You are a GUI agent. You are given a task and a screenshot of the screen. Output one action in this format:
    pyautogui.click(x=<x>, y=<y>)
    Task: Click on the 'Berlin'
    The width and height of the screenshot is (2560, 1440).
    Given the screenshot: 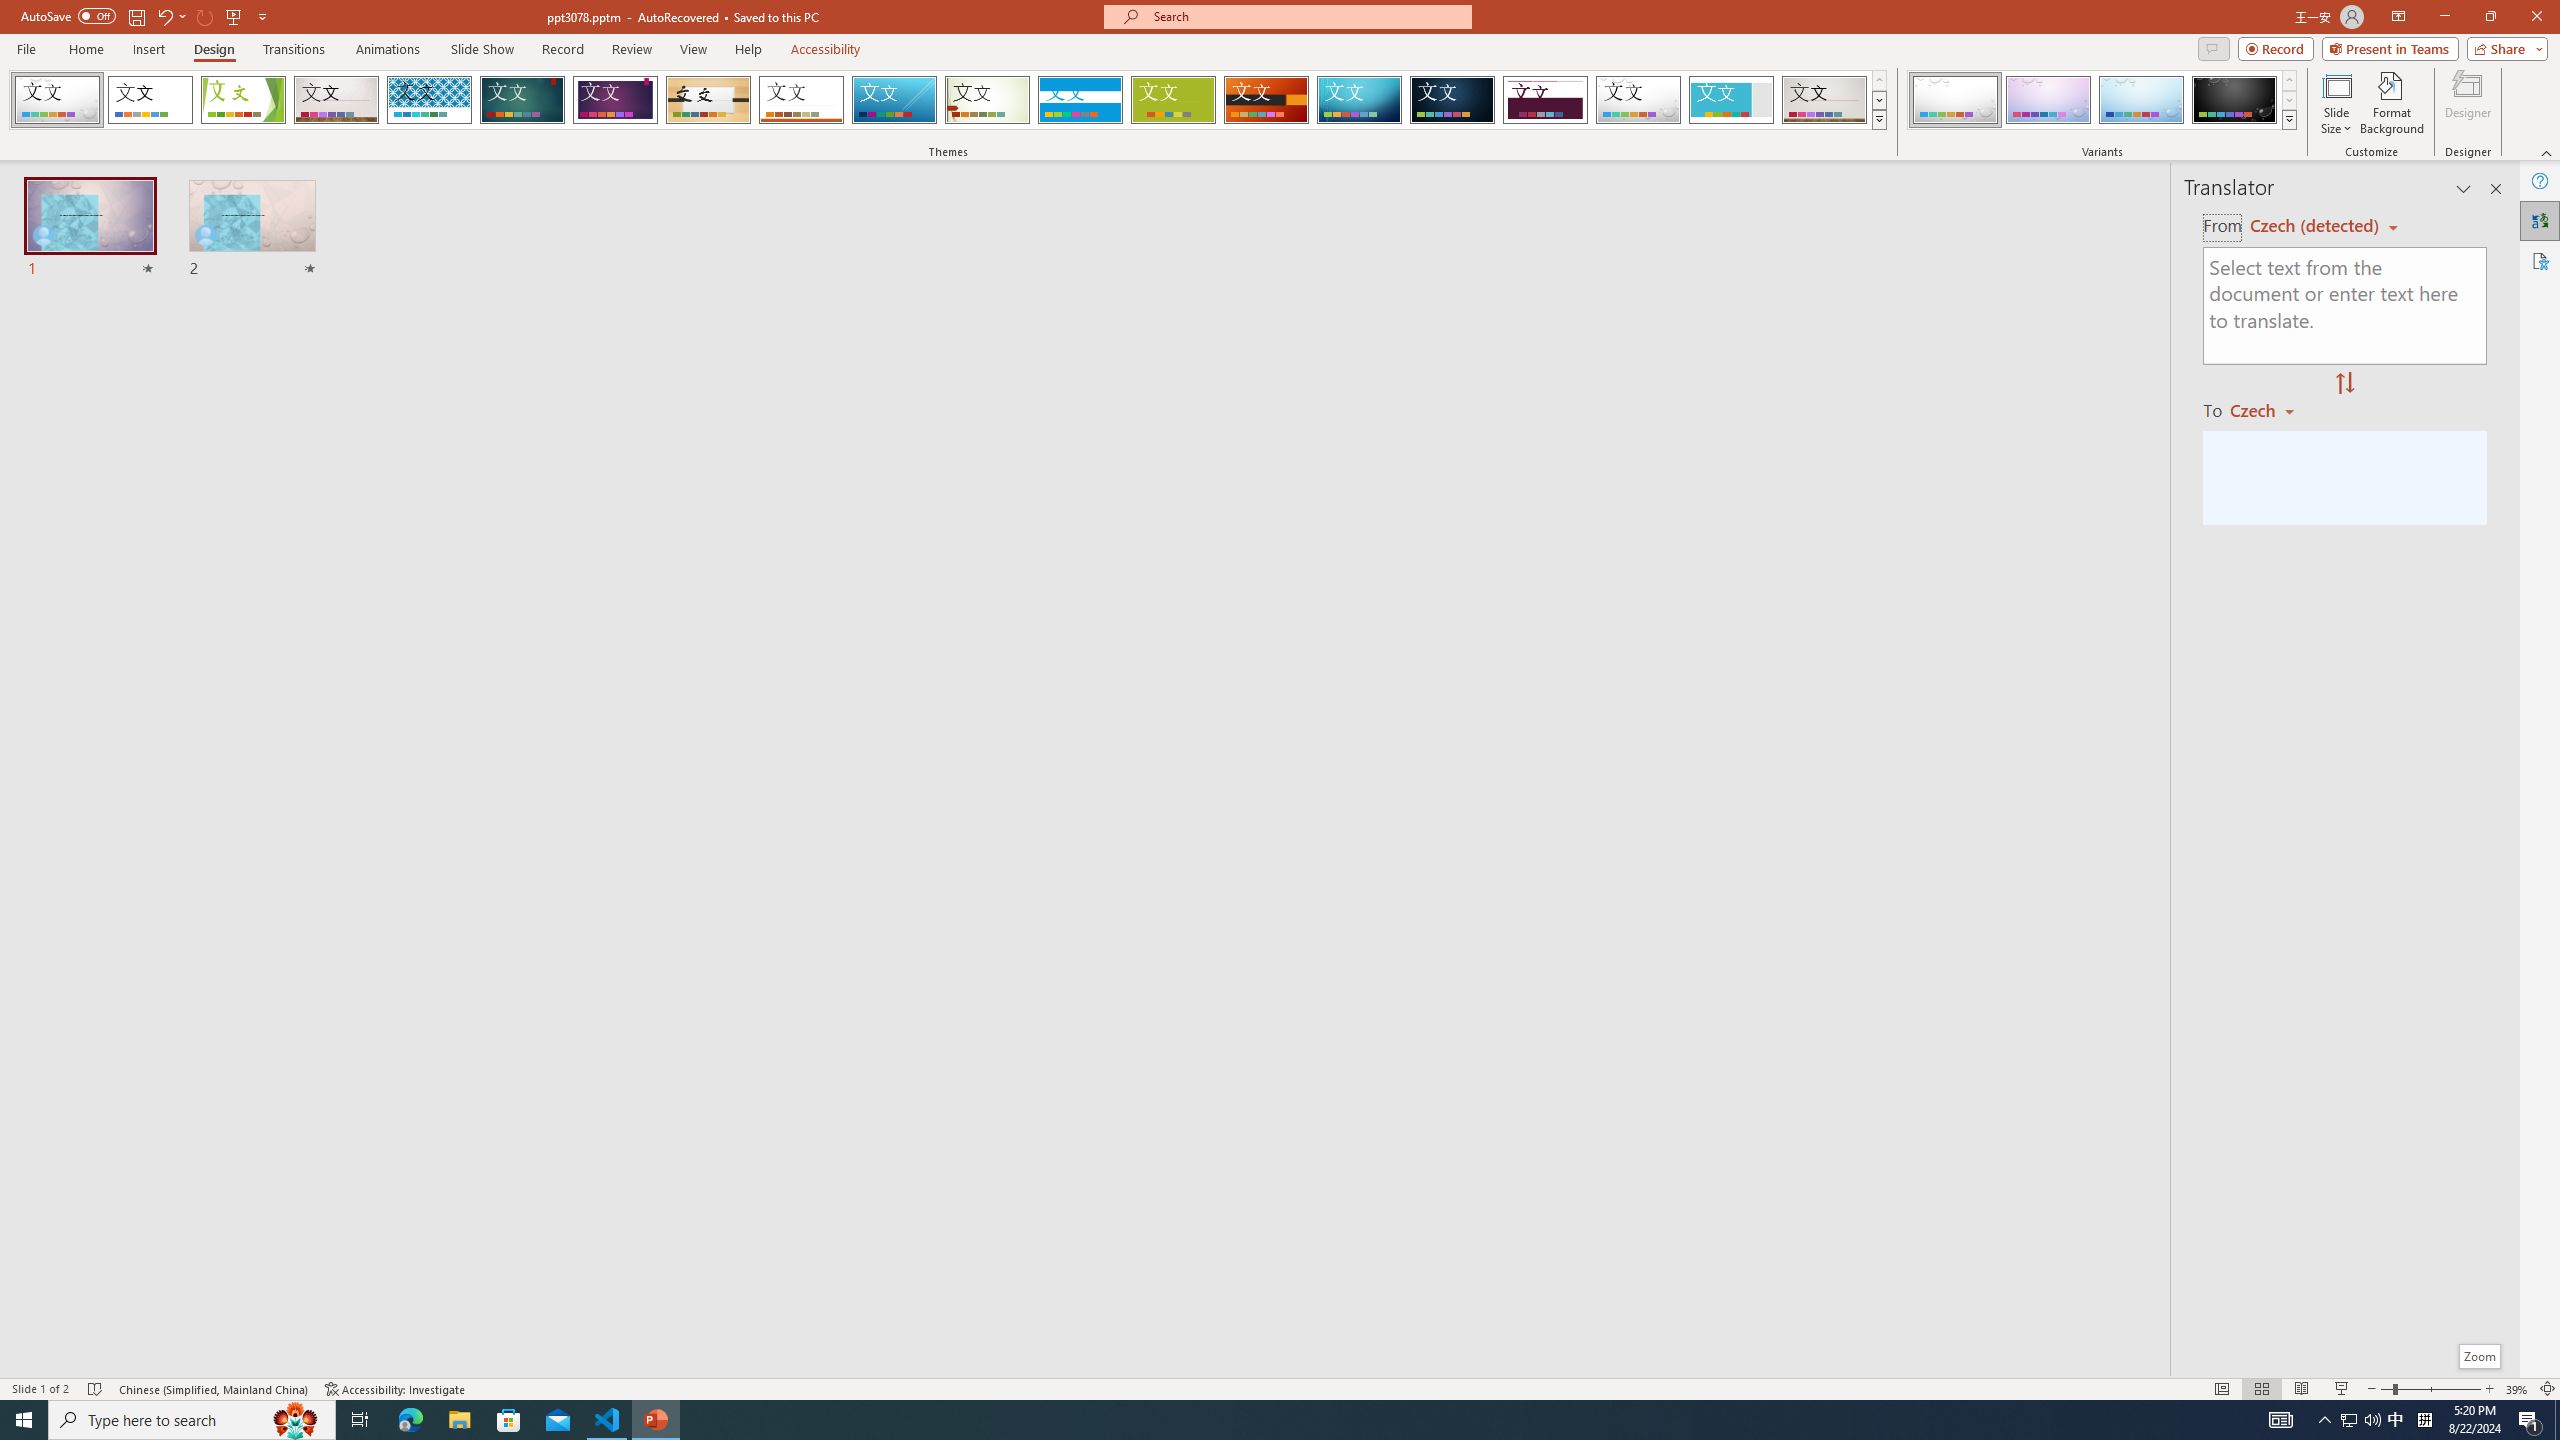 What is the action you would take?
    pyautogui.click(x=1267, y=99)
    